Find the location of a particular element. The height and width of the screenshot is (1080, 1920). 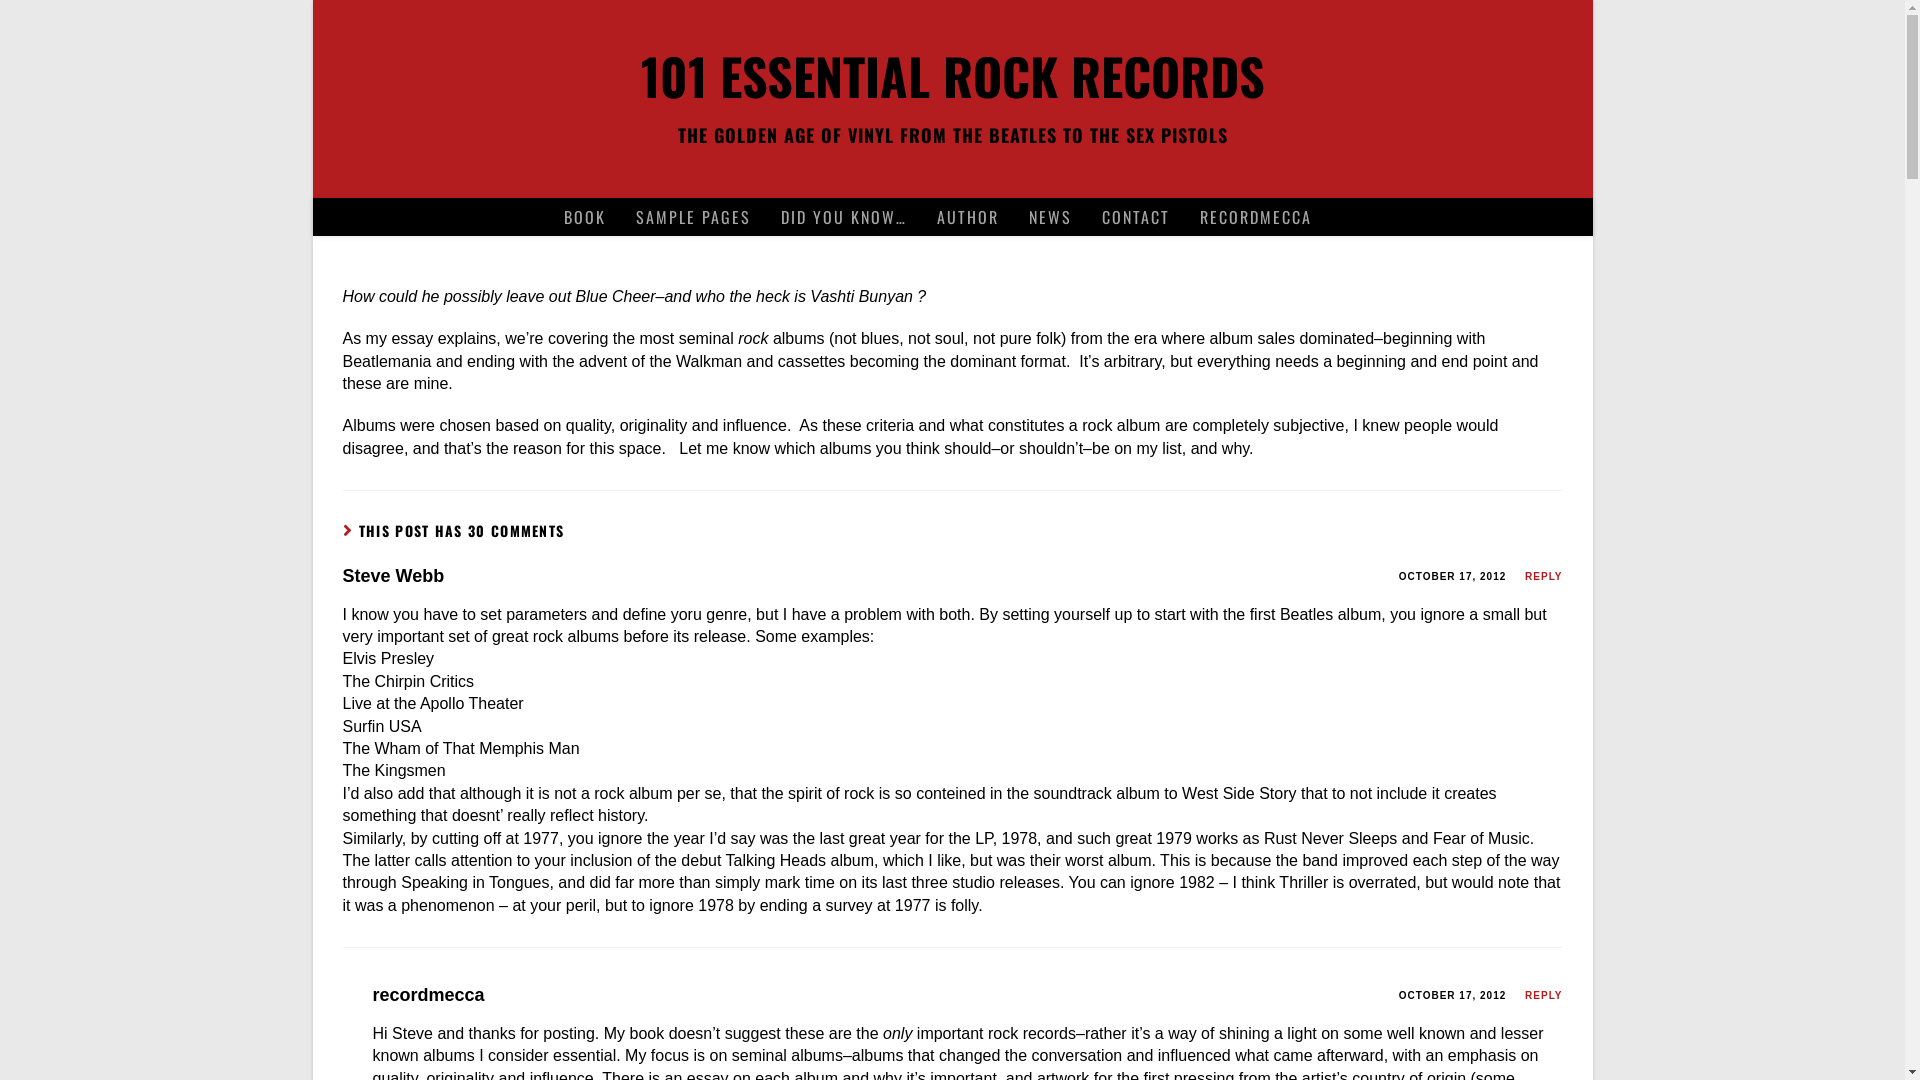

'AUTHOR' is located at coordinates (968, 216).